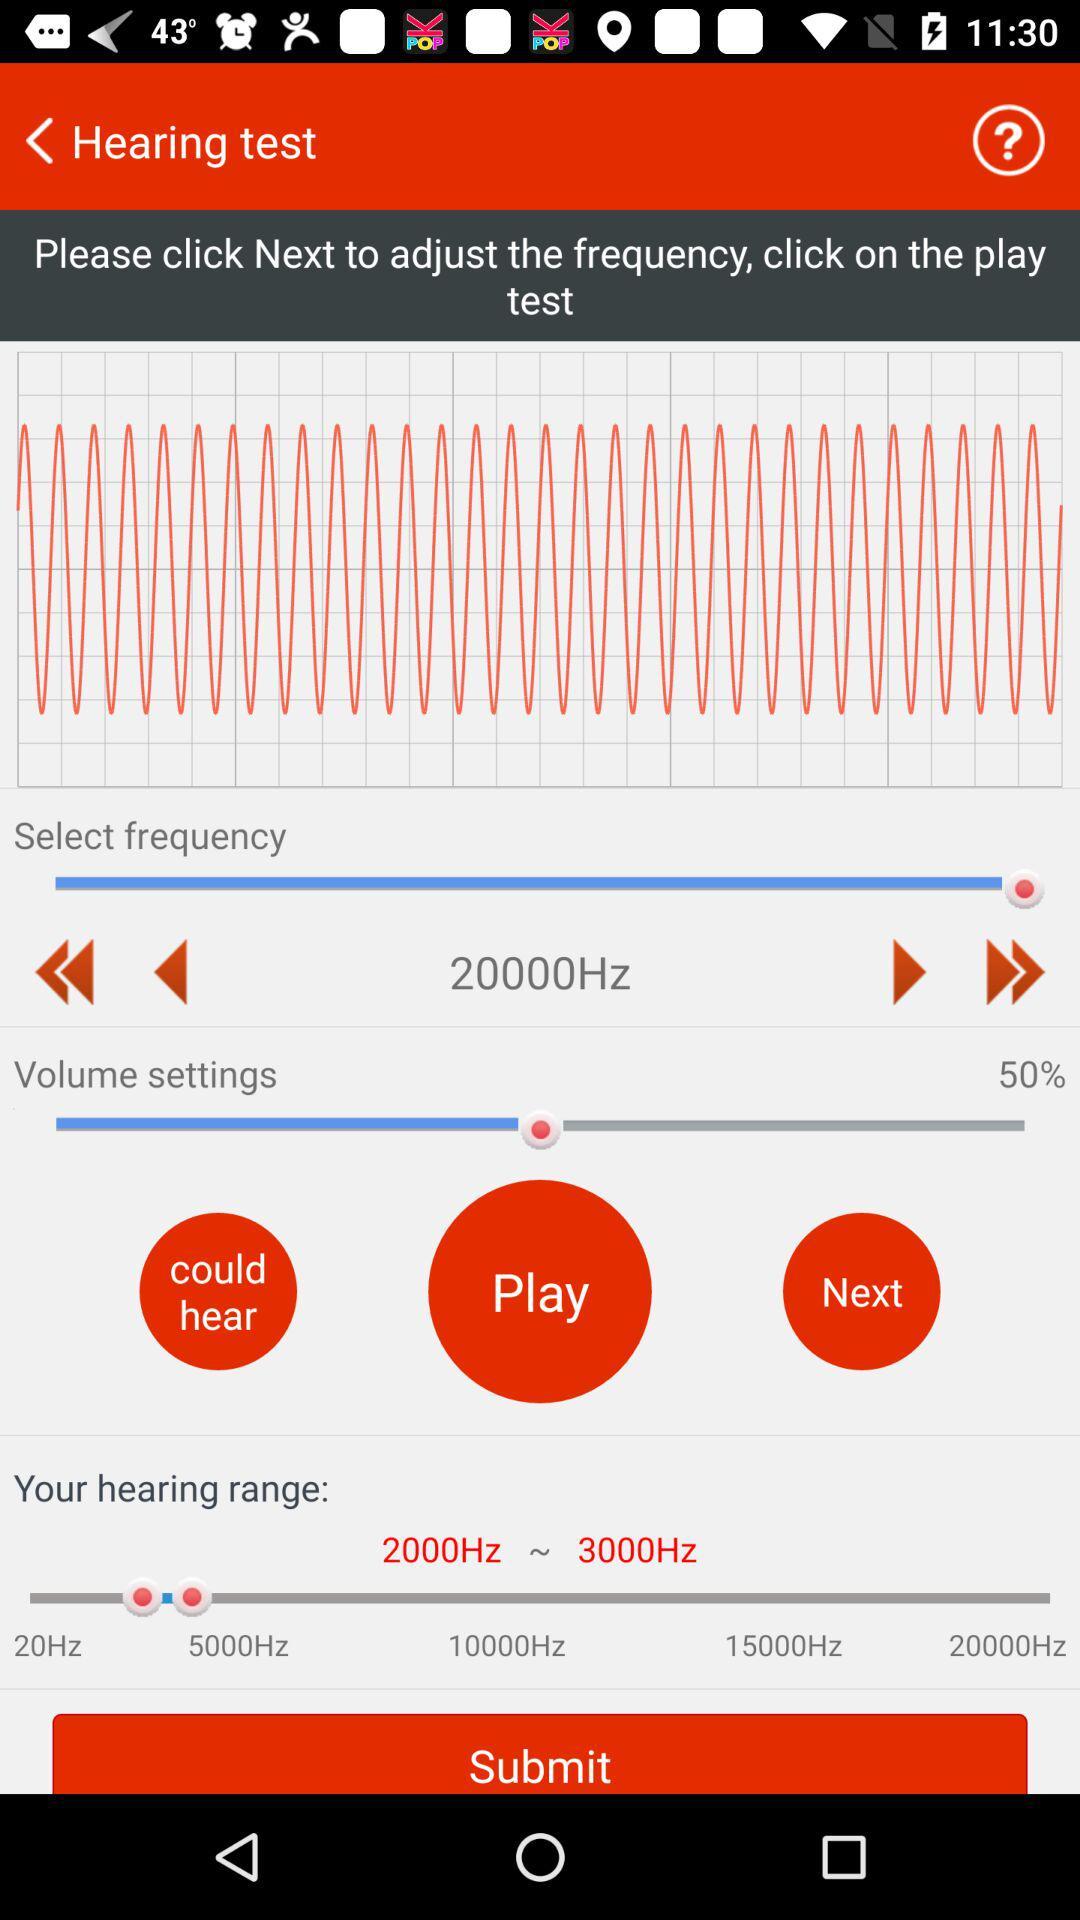 The height and width of the screenshot is (1920, 1080). Describe the element at coordinates (63, 971) in the screenshot. I see `rewind at a faster speed` at that location.